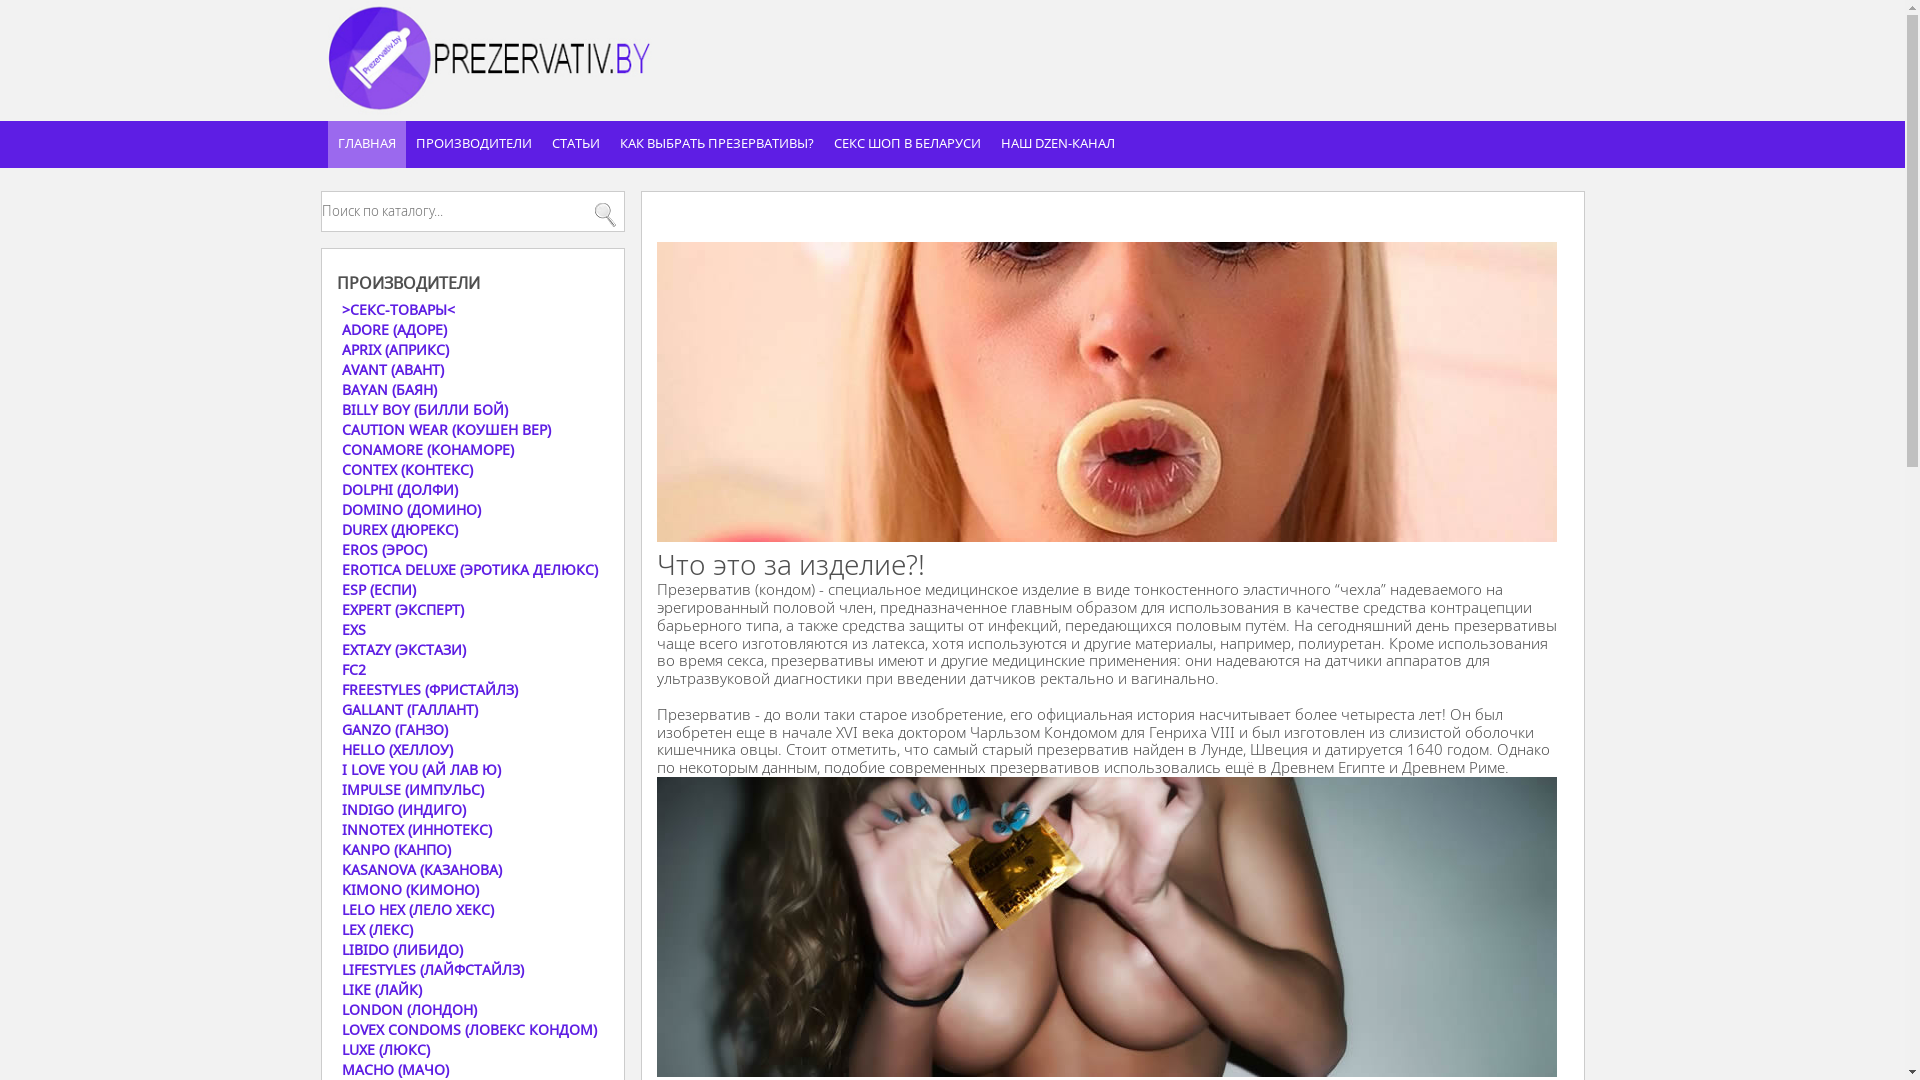  What do you see at coordinates (495, 56) in the screenshot?
I see `'prezervativ.by'` at bounding box center [495, 56].